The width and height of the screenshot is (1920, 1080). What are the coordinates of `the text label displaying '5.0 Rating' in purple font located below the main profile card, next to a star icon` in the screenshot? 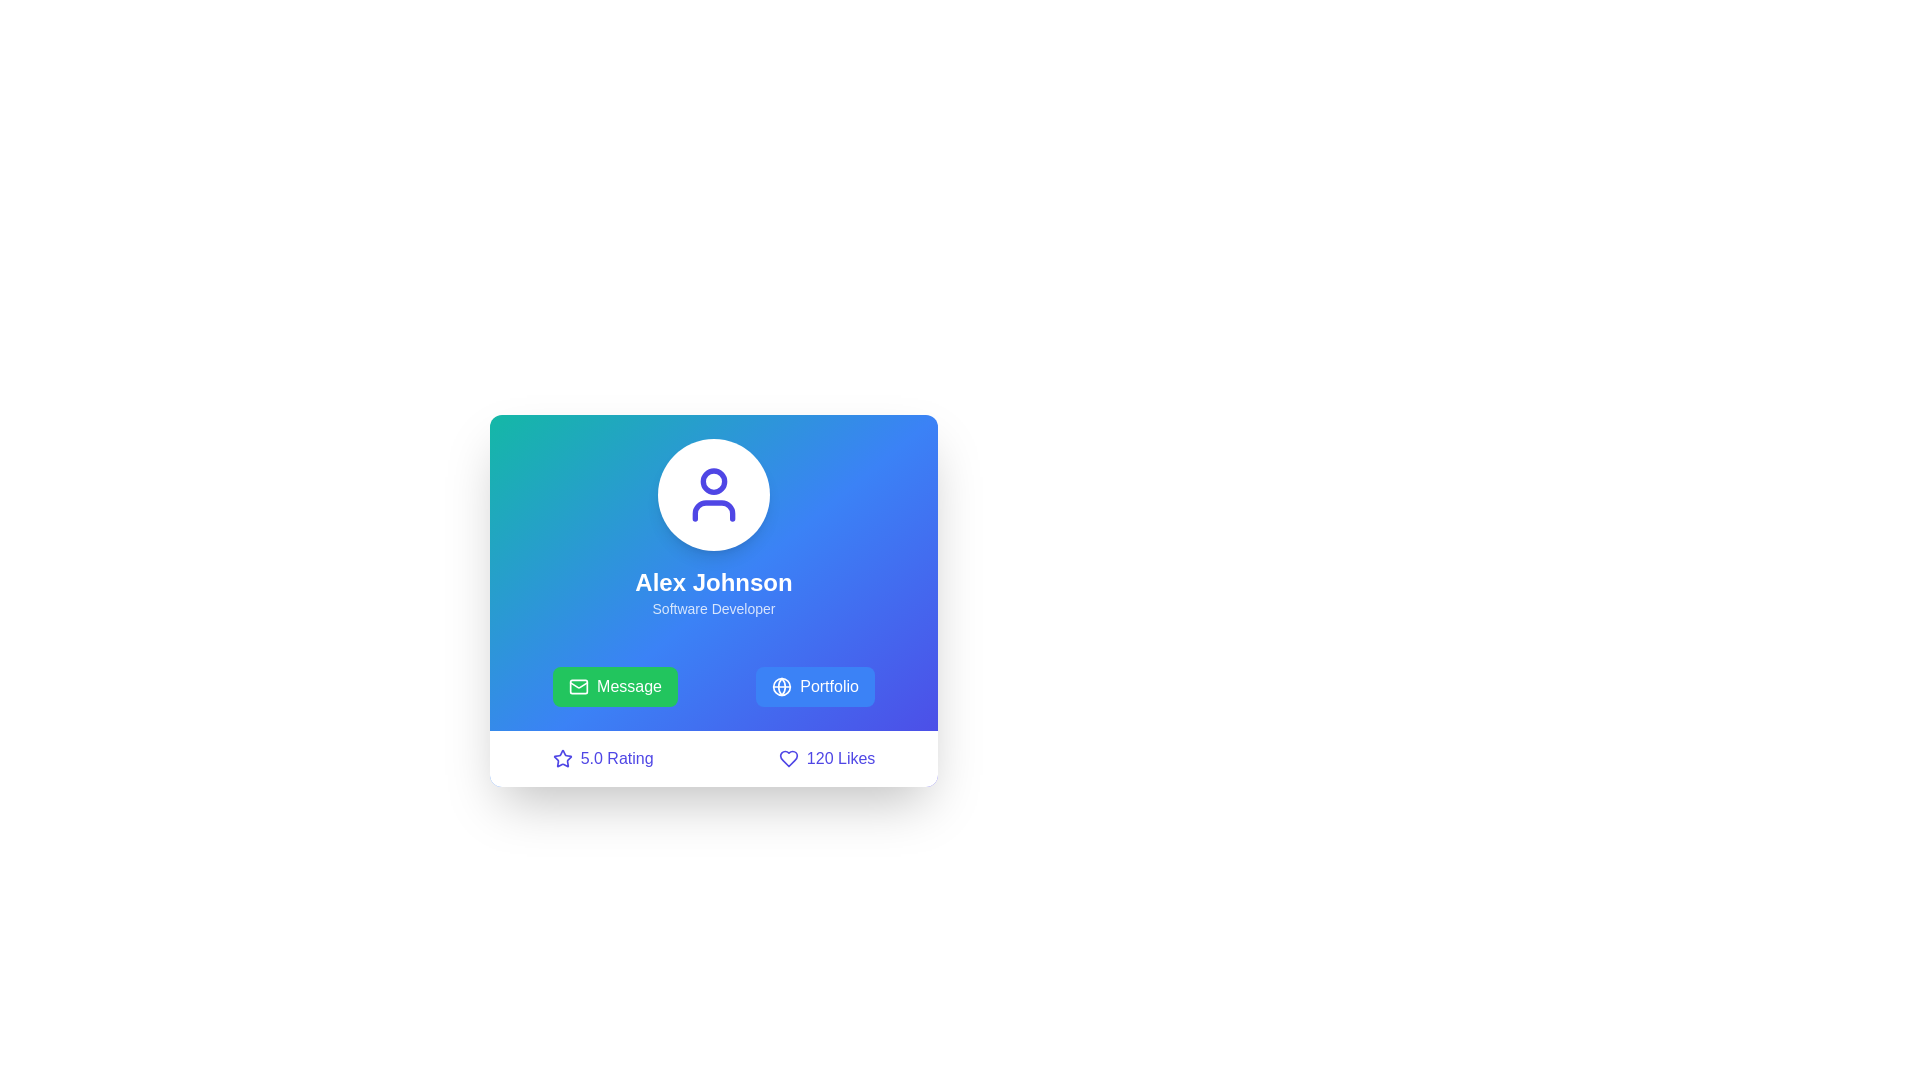 It's located at (616, 759).